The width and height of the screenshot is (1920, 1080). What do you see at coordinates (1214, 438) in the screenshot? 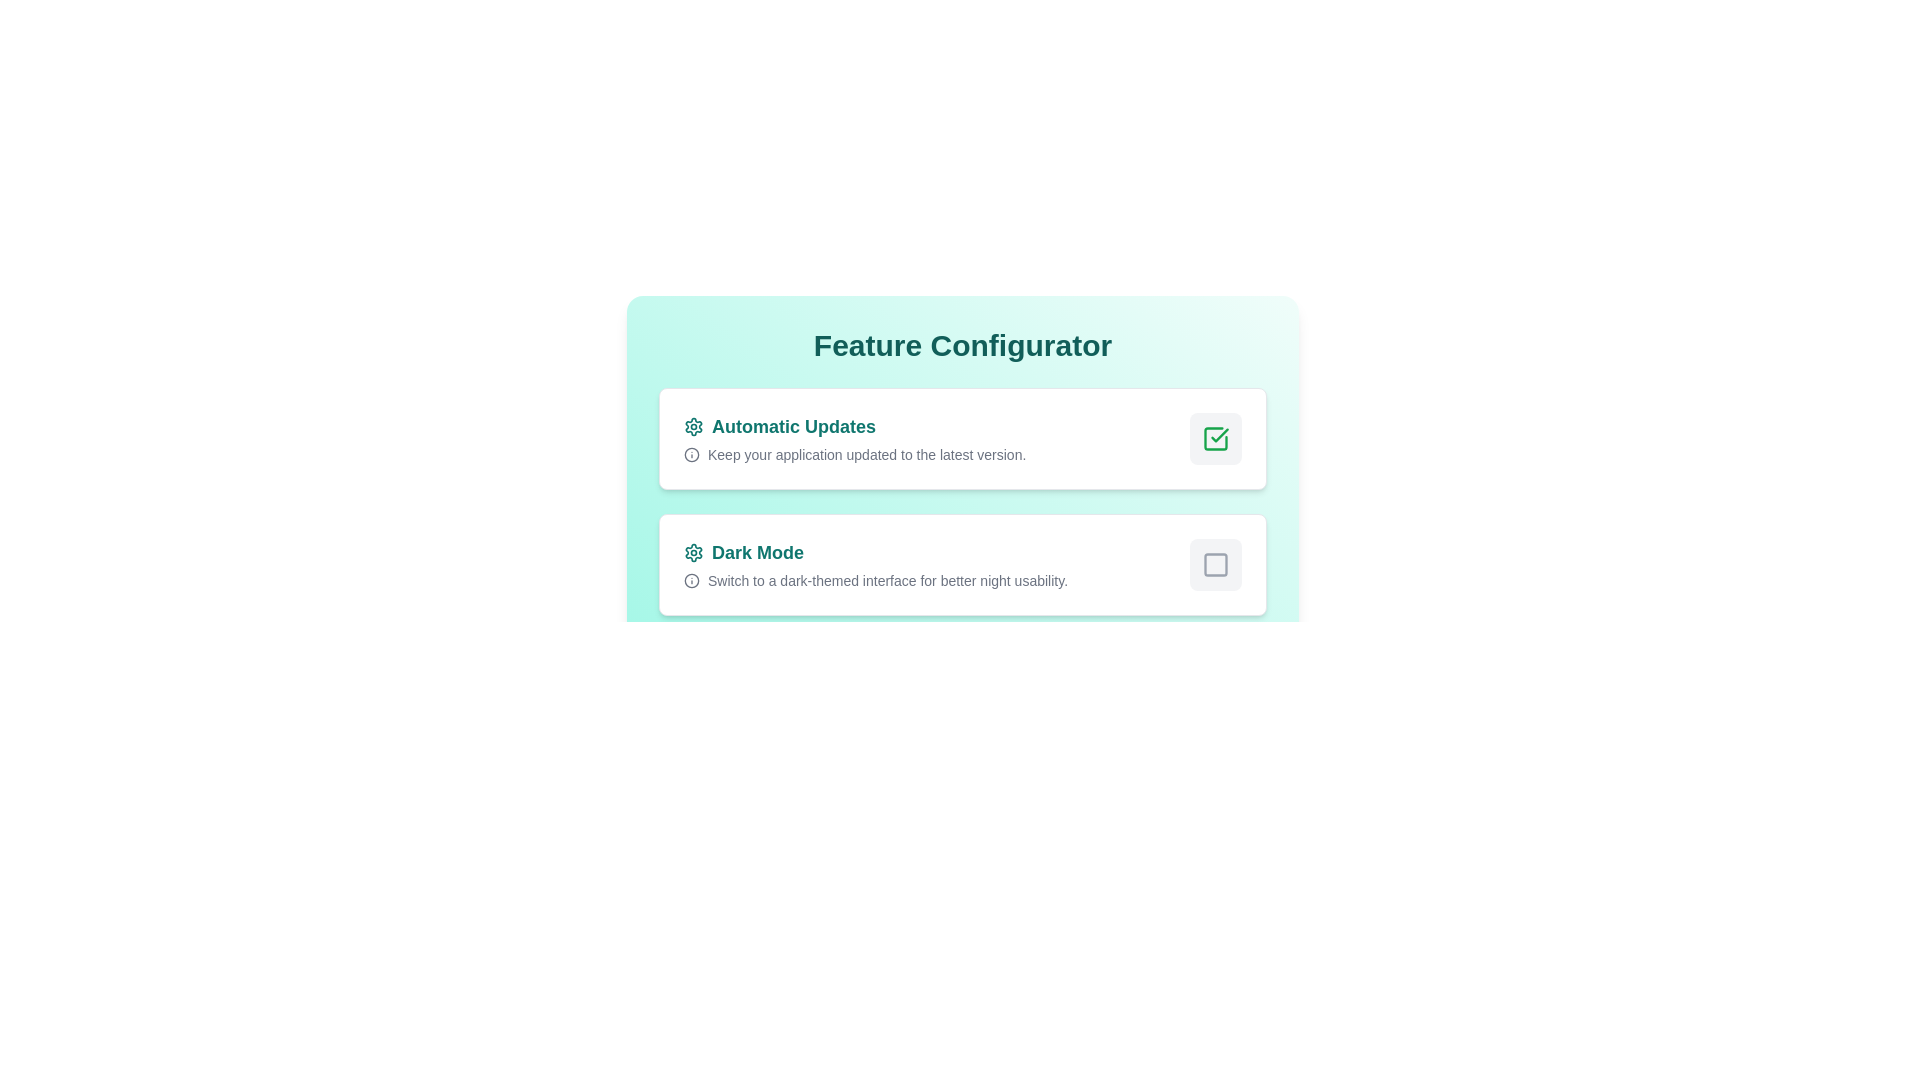
I see `the checkbox styled as a square with rounded corners, which has a light gray background and a green checkmark indicating its active state` at bounding box center [1214, 438].